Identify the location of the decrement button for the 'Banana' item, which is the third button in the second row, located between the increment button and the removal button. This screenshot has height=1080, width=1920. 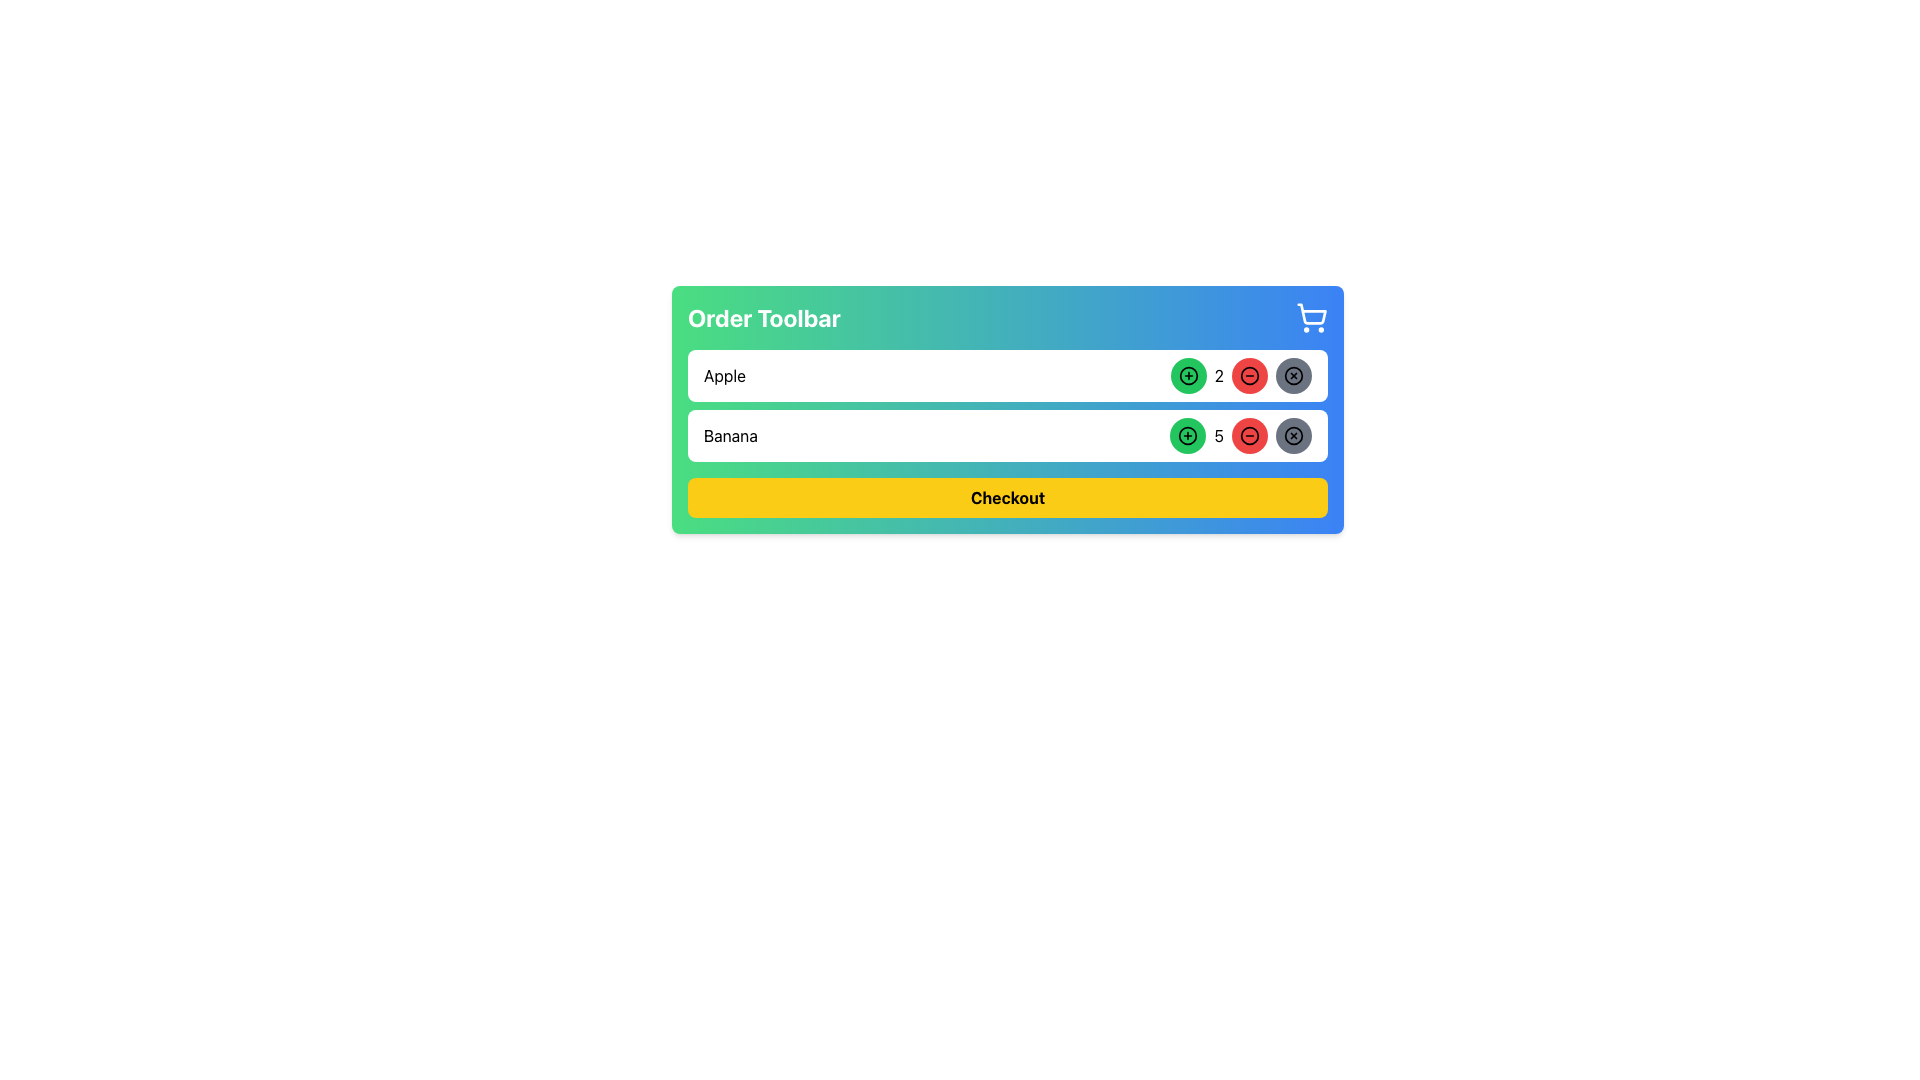
(1248, 434).